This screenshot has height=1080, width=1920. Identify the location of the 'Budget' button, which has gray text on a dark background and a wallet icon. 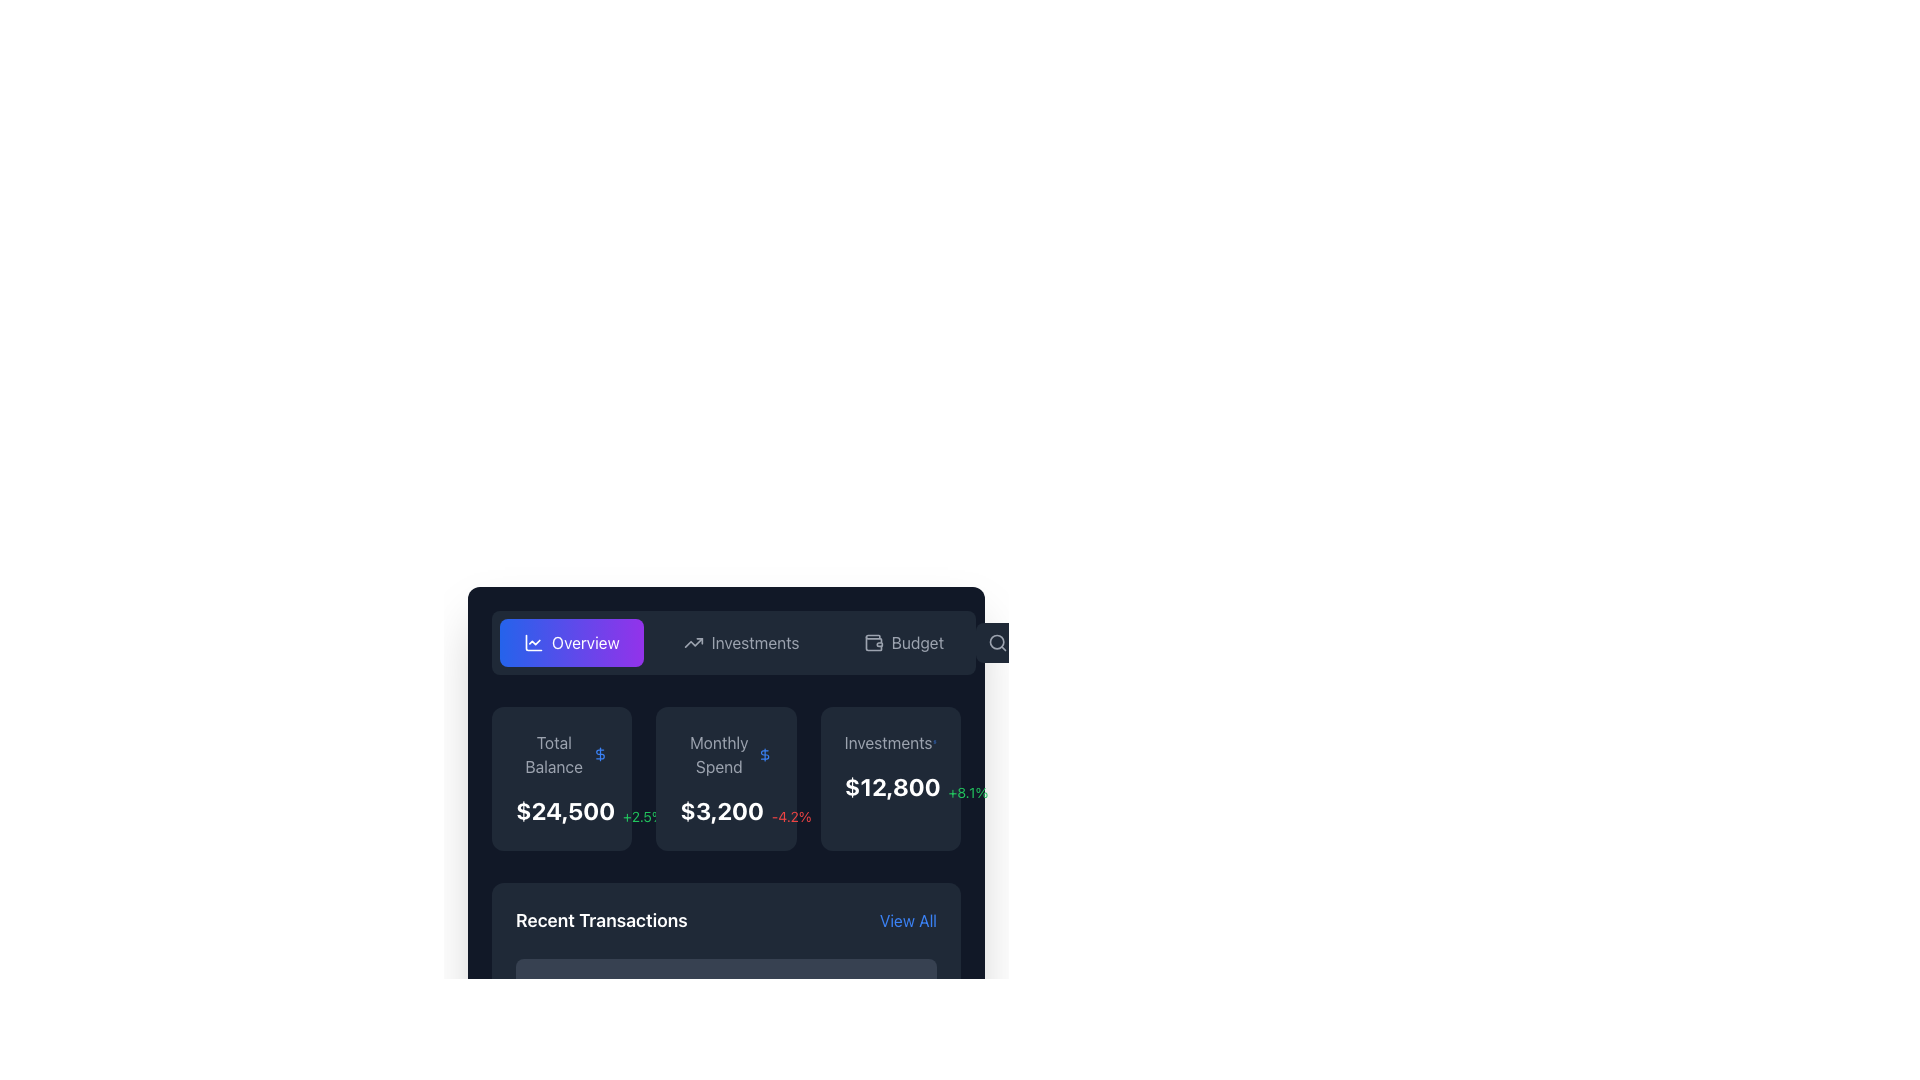
(902, 643).